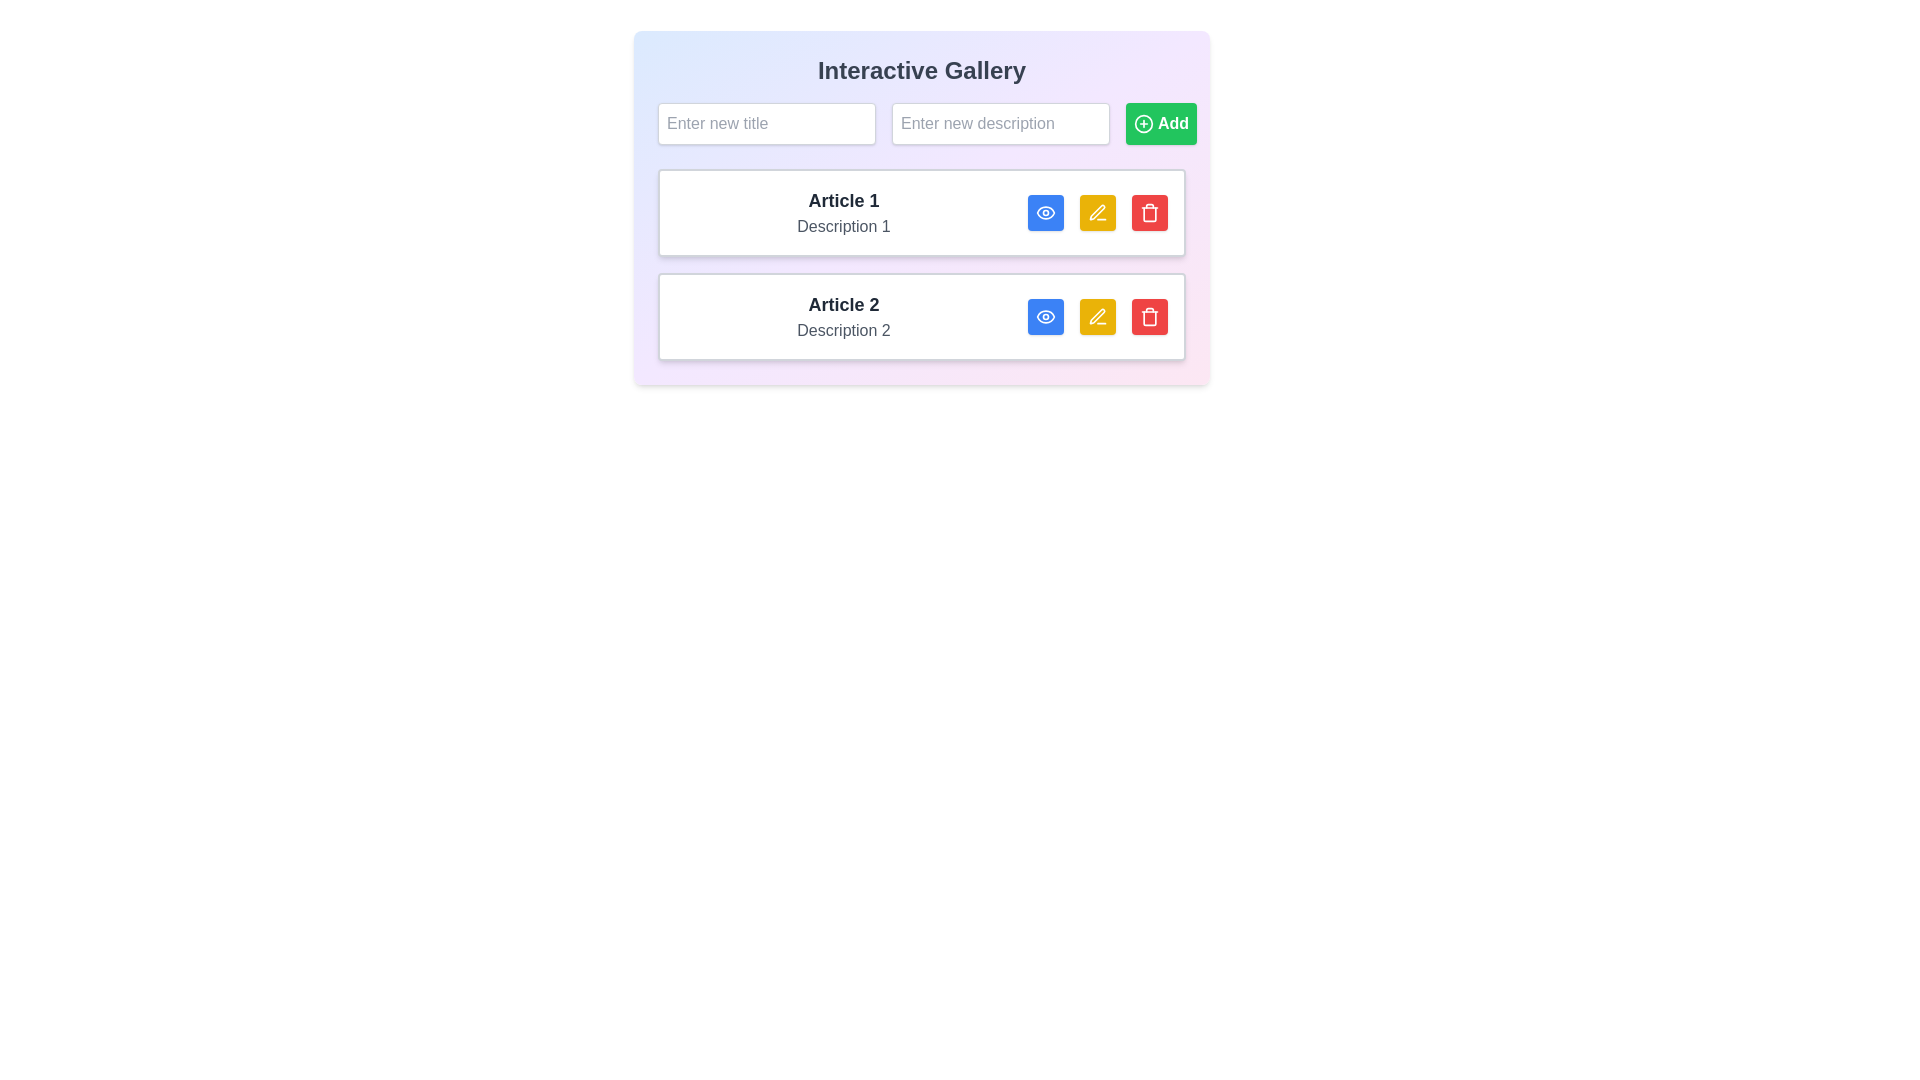 The height and width of the screenshot is (1080, 1920). I want to click on the edit action icon located in the yellow button of the first row of the article list, near the text 'Article 1', so click(1096, 212).